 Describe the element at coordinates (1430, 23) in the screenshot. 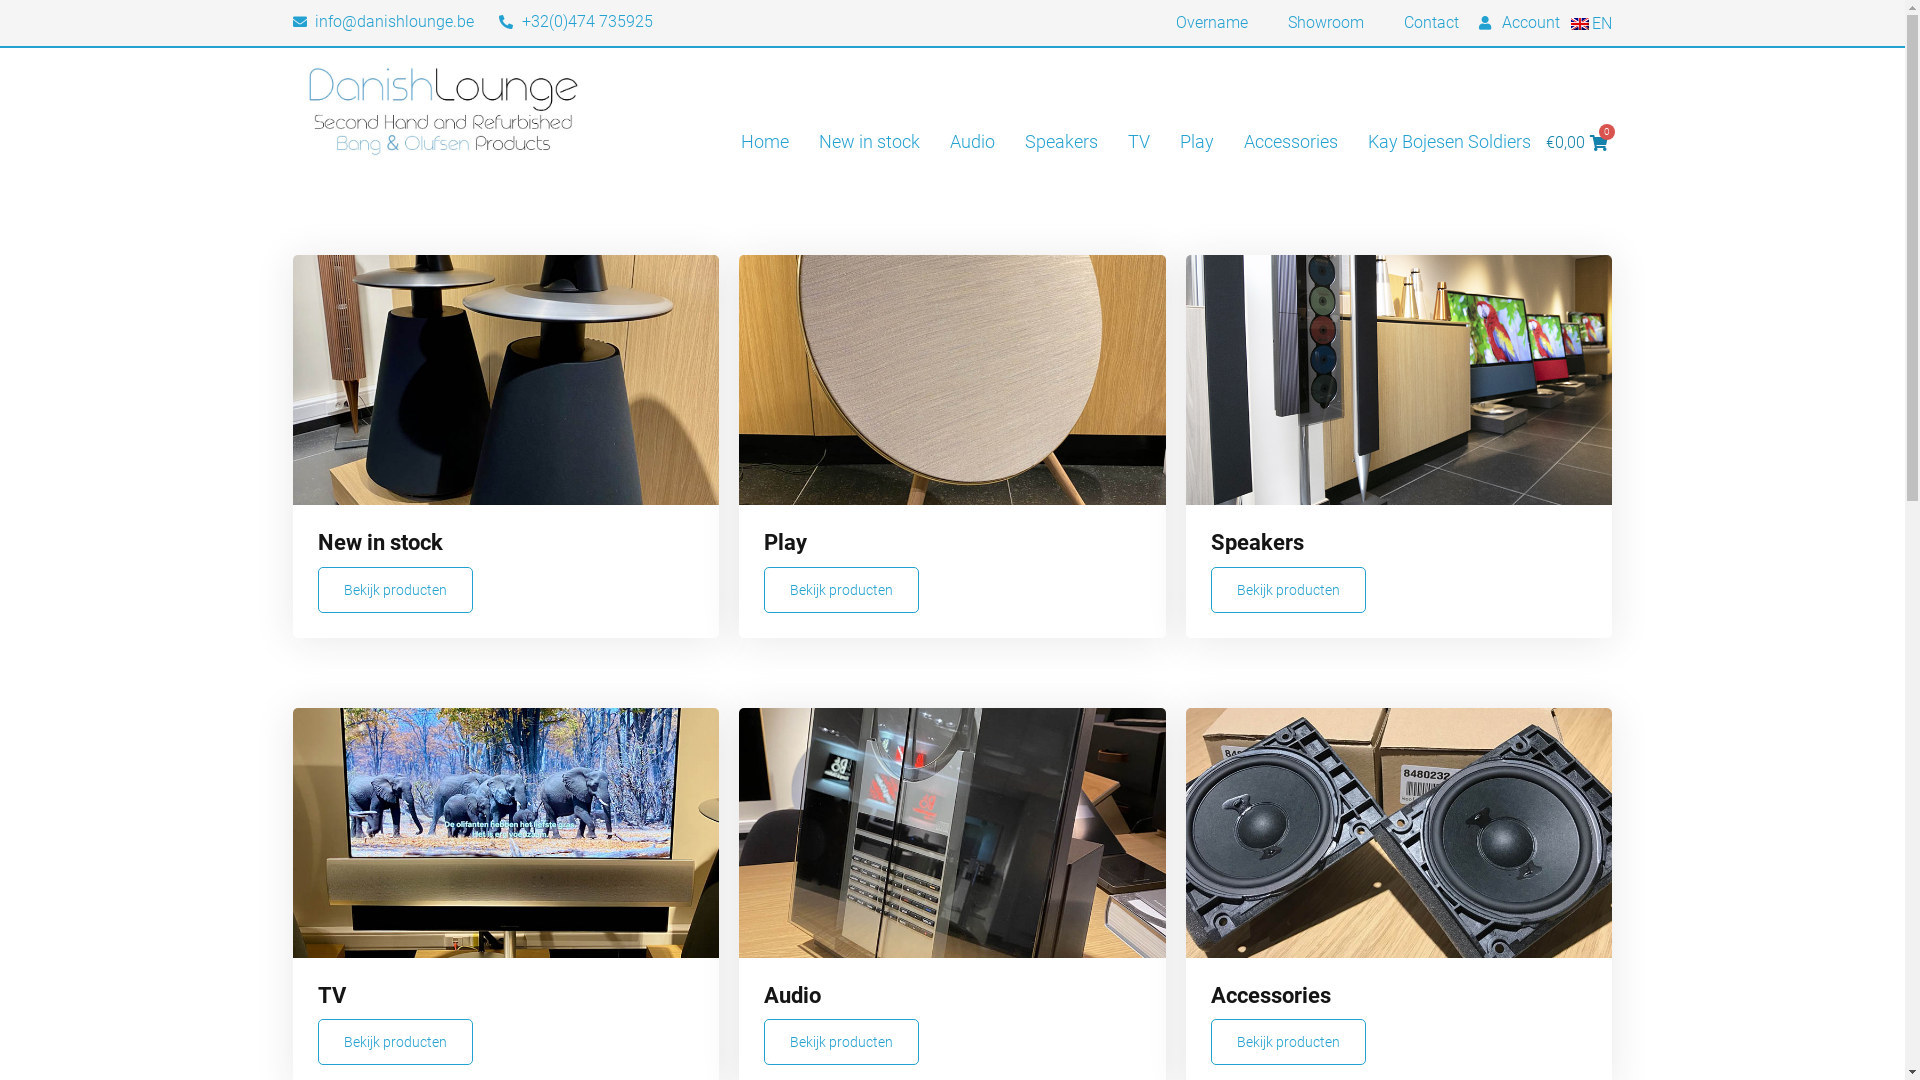

I see `'Contact'` at that location.